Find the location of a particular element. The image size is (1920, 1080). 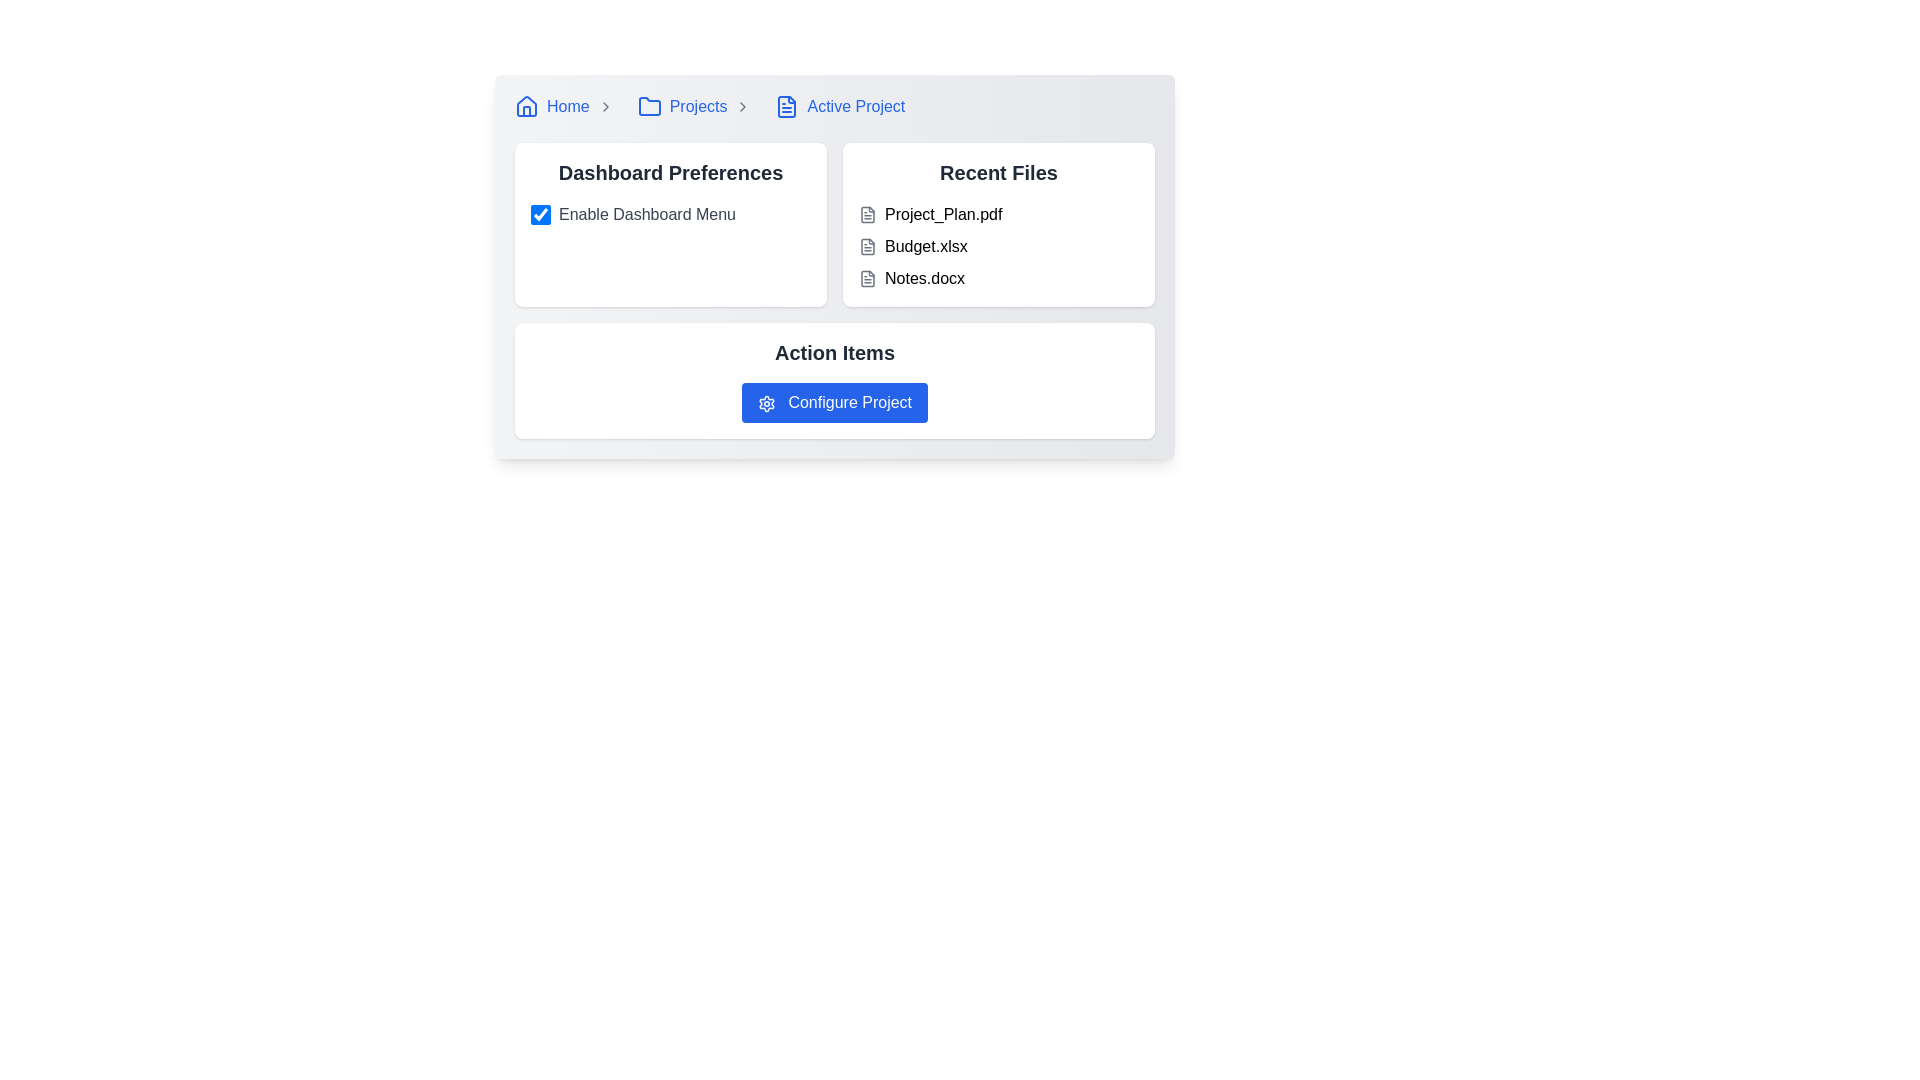

the 'Action Items' text label, which is styled in bold and larger size, located within a light-colored card layout and positioned above the 'Configure Project' button is located at coordinates (835, 352).